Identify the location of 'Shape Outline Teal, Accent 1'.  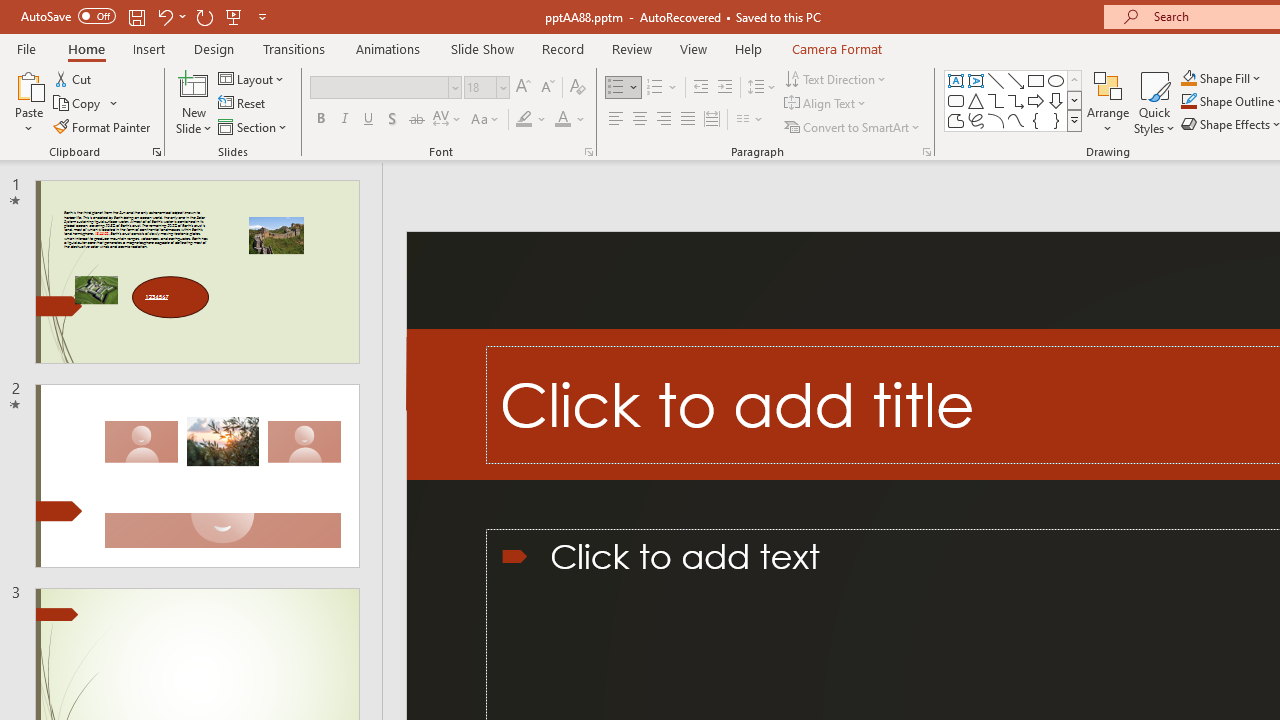
(1189, 101).